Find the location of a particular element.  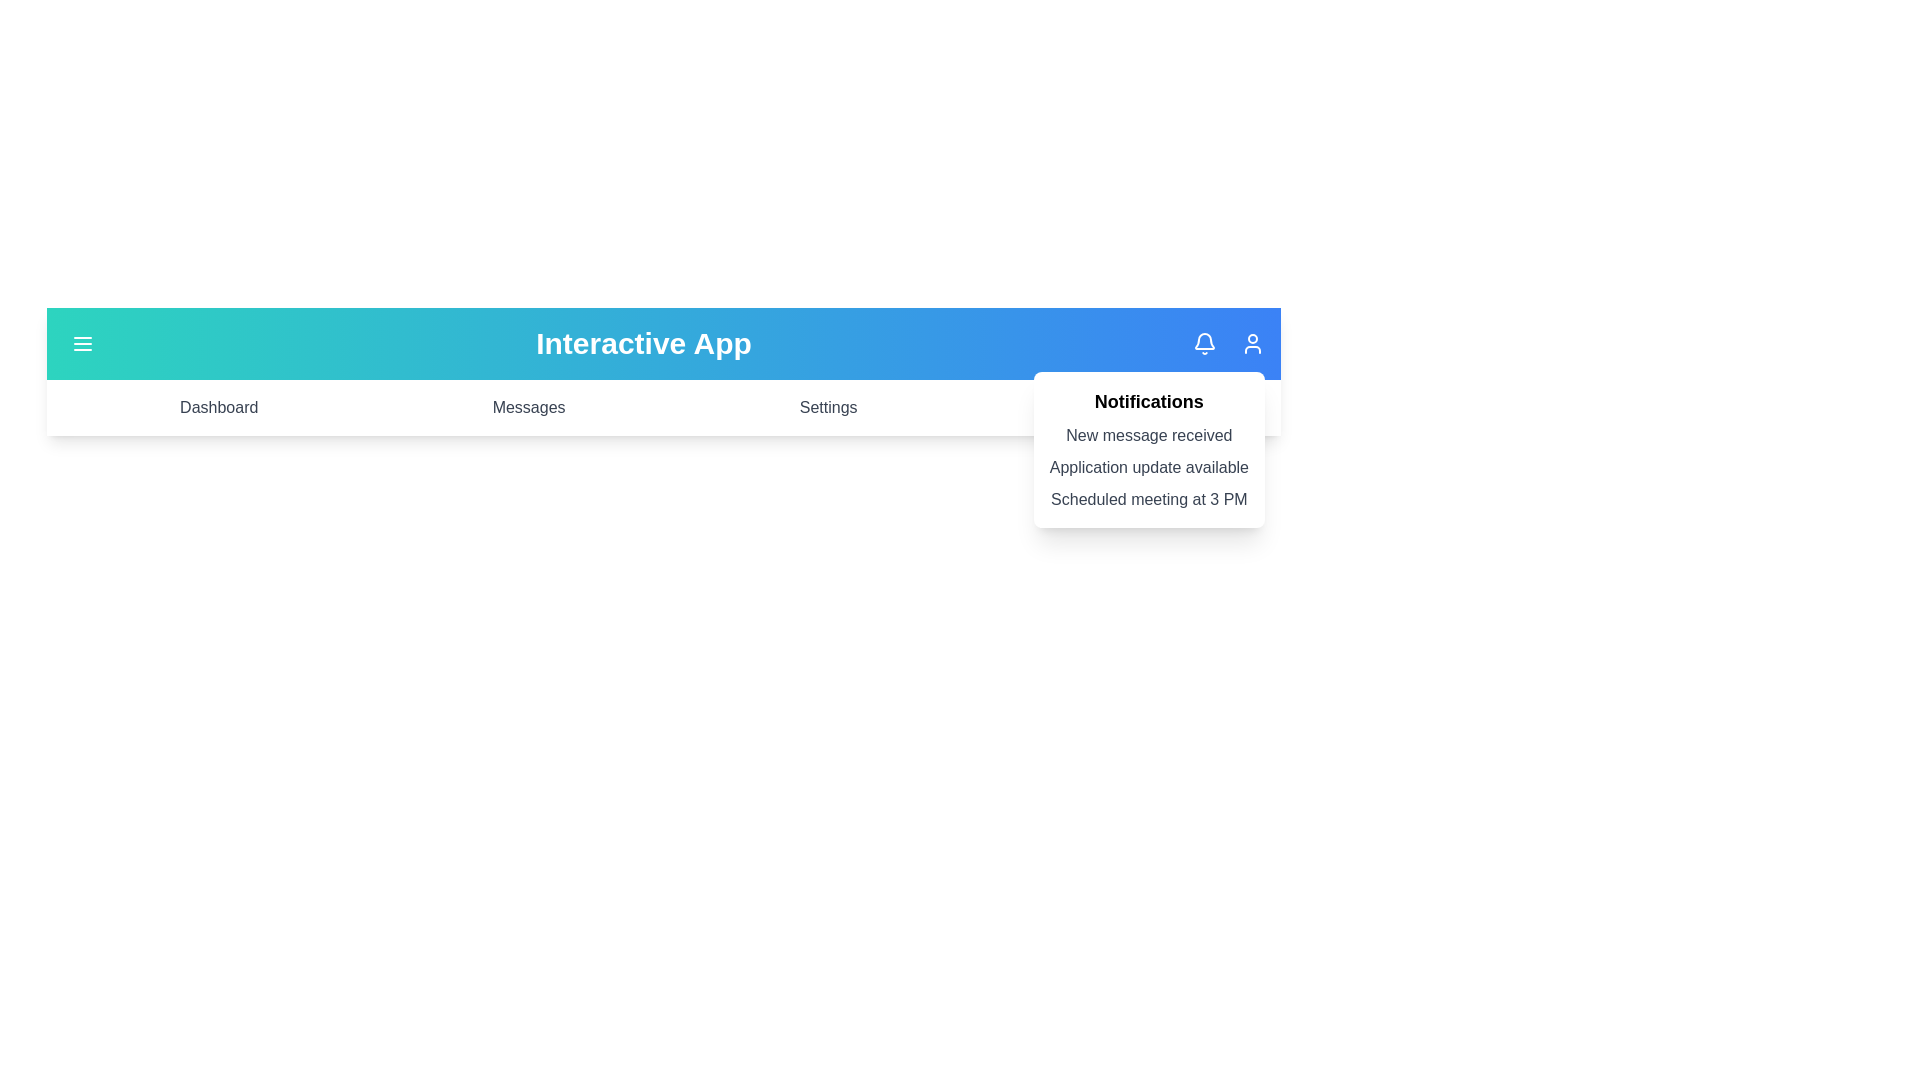

the interactive element notification_button to observe visual changes is located at coordinates (1203, 342).